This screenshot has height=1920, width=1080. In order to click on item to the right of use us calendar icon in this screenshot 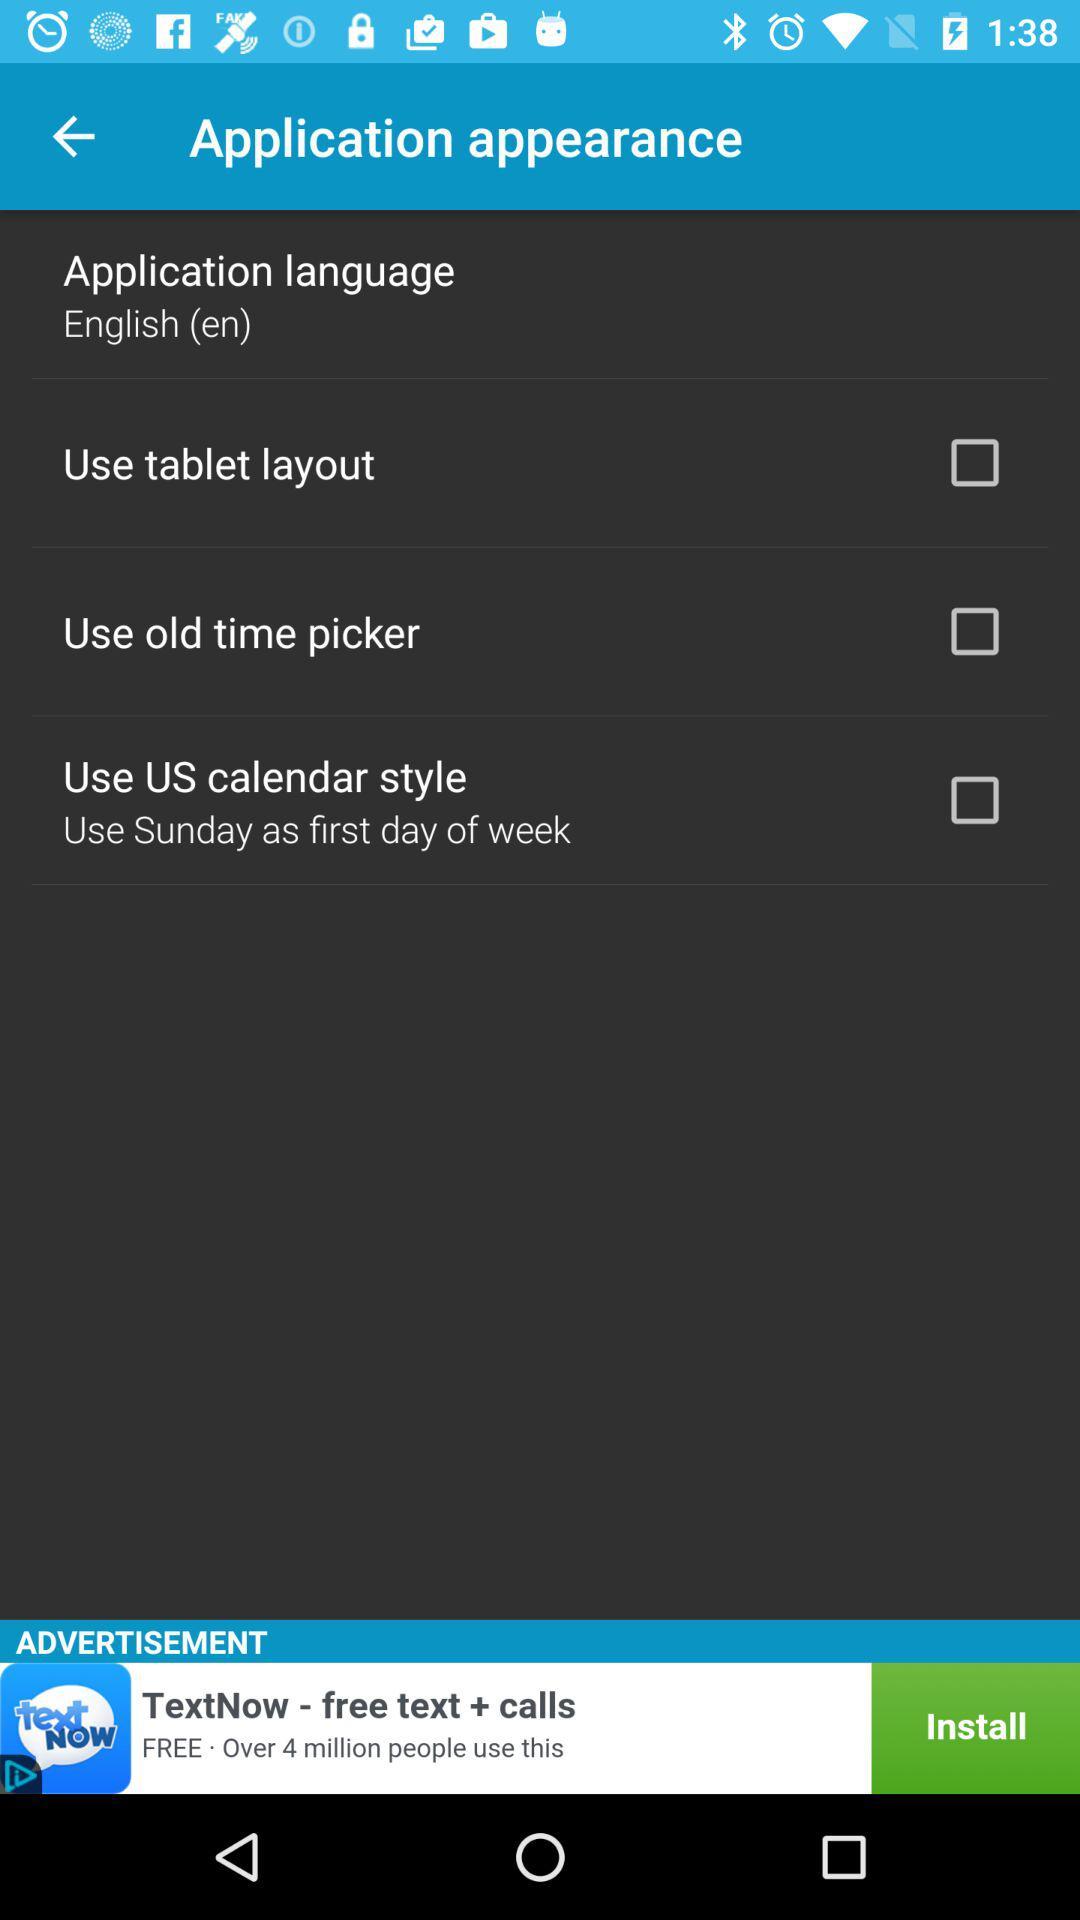, I will do `click(974, 800)`.